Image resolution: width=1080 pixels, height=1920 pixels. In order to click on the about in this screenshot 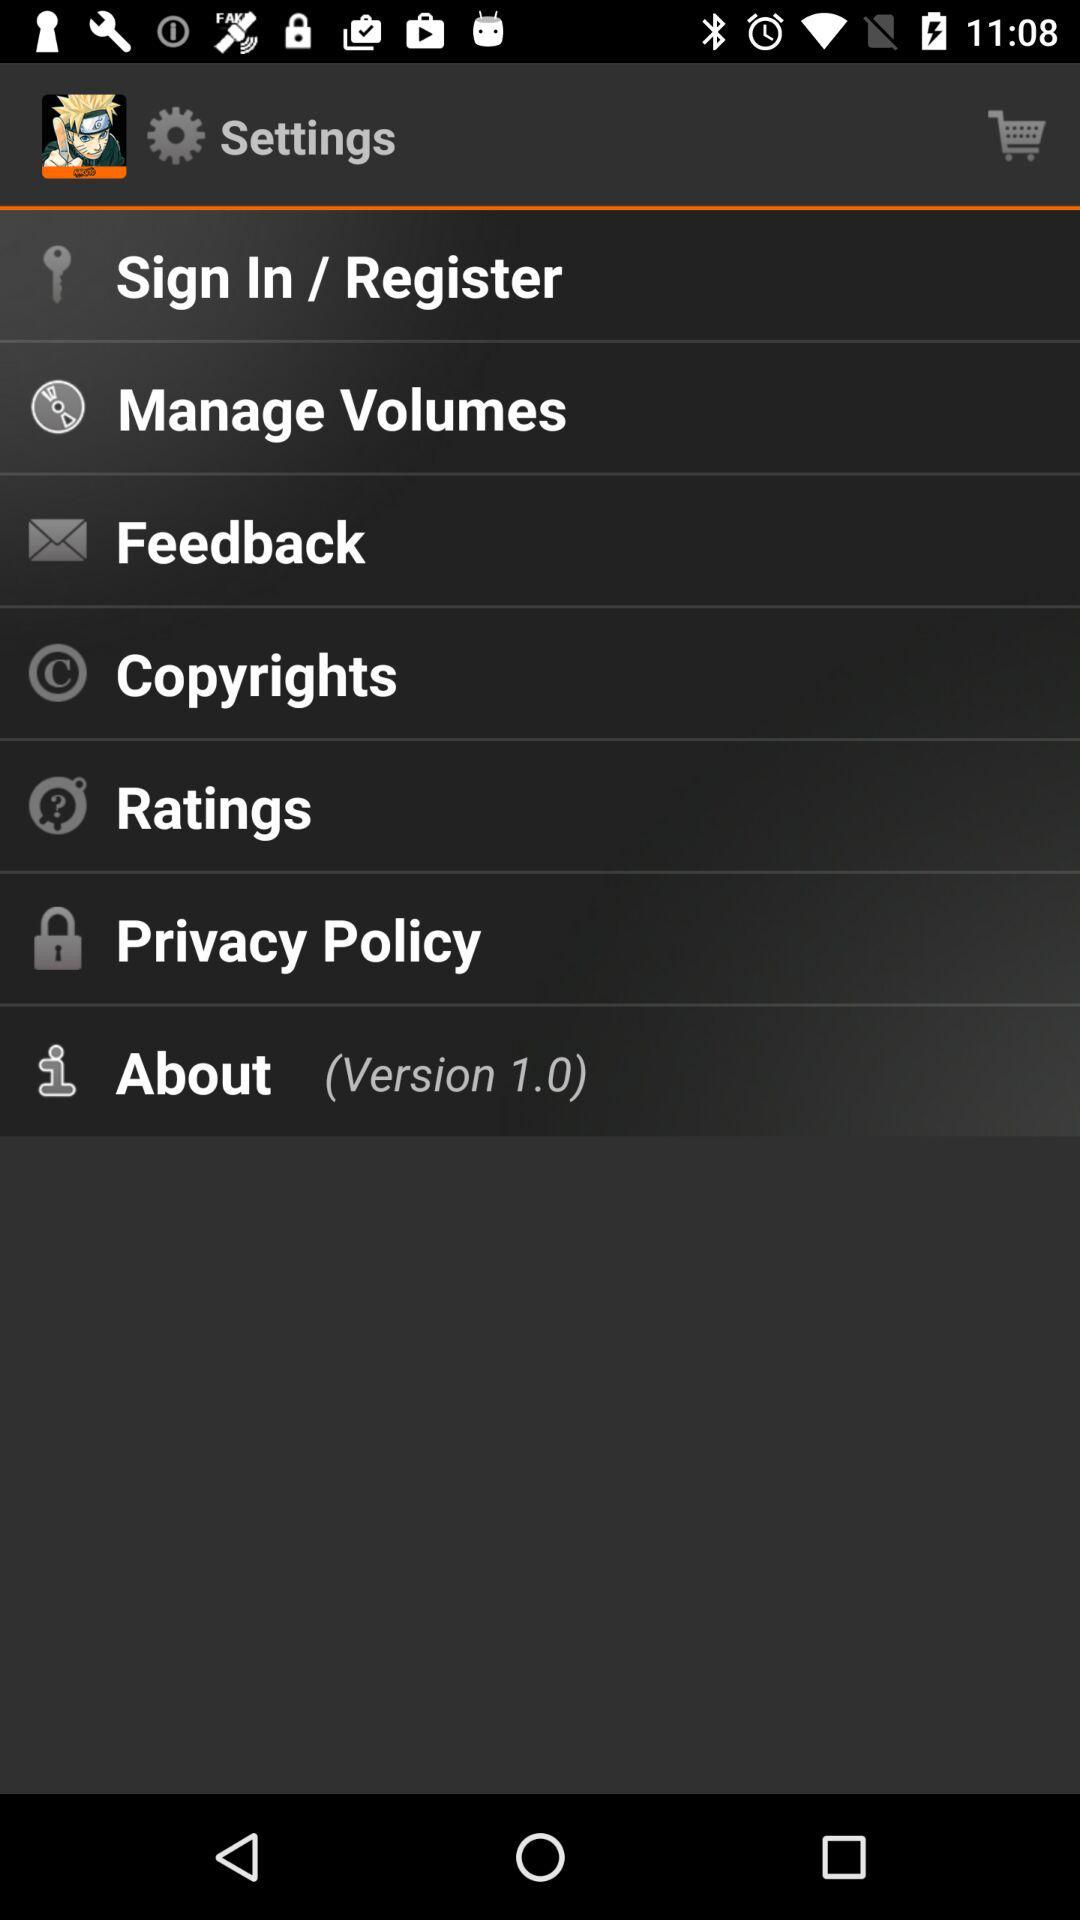, I will do `click(193, 1070)`.